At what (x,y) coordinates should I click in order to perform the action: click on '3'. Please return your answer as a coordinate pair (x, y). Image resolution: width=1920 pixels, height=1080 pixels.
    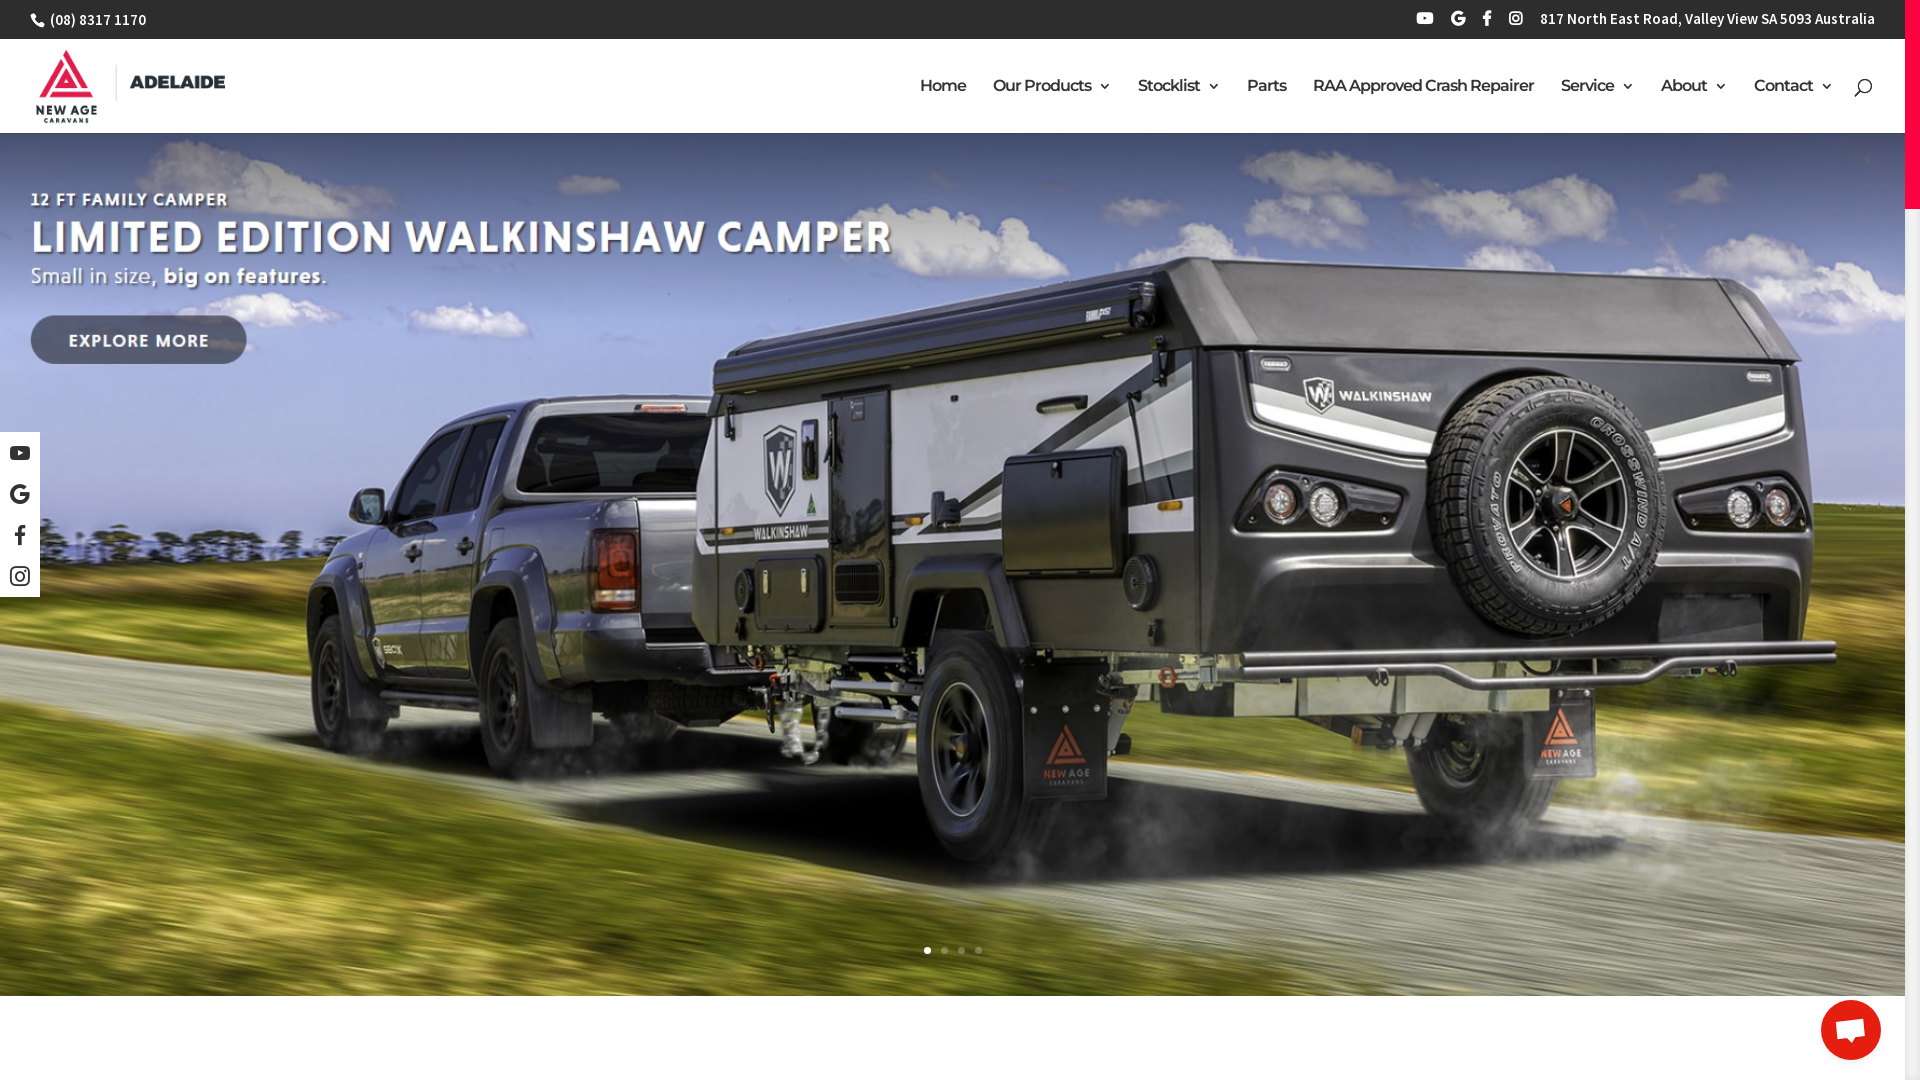
    Looking at the image, I should click on (957, 949).